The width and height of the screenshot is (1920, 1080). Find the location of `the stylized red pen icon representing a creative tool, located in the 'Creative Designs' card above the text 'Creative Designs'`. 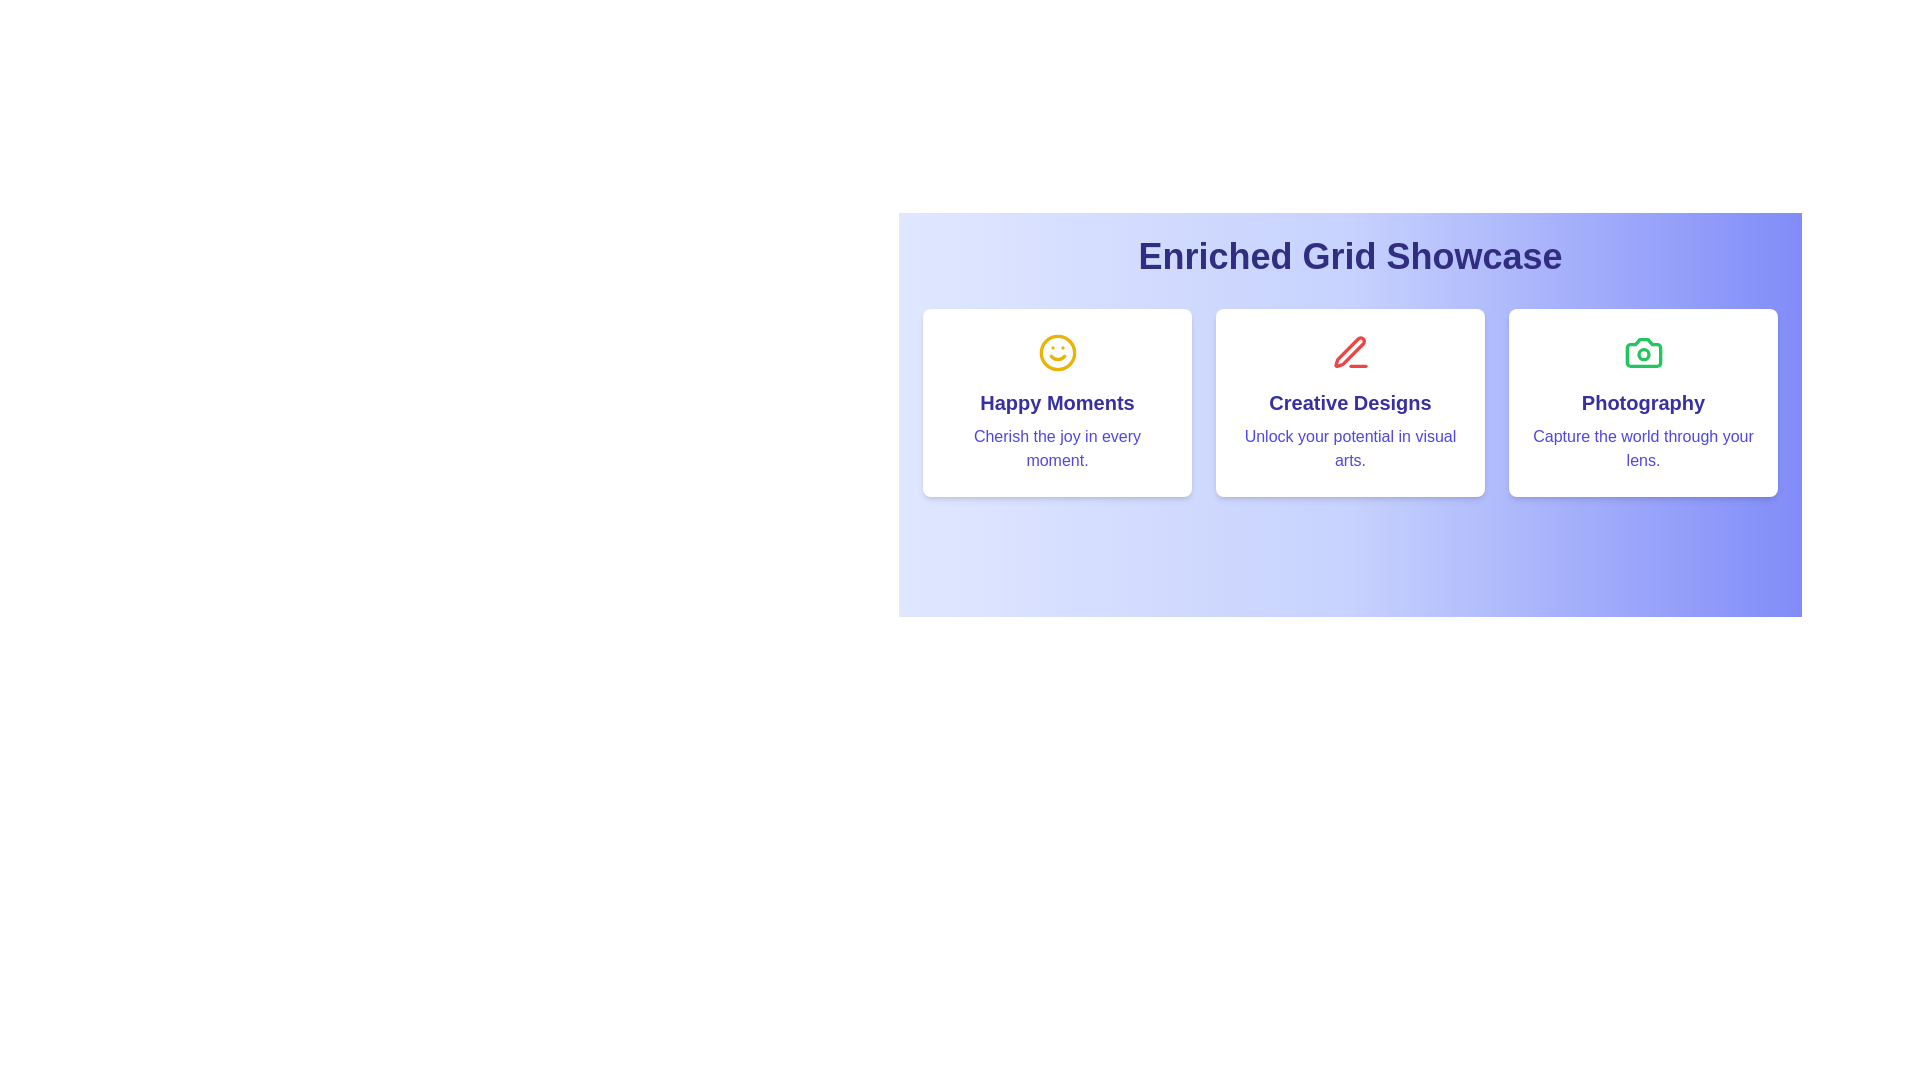

the stylized red pen icon representing a creative tool, located in the 'Creative Designs' card above the text 'Creative Designs' is located at coordinates (1350, 352).